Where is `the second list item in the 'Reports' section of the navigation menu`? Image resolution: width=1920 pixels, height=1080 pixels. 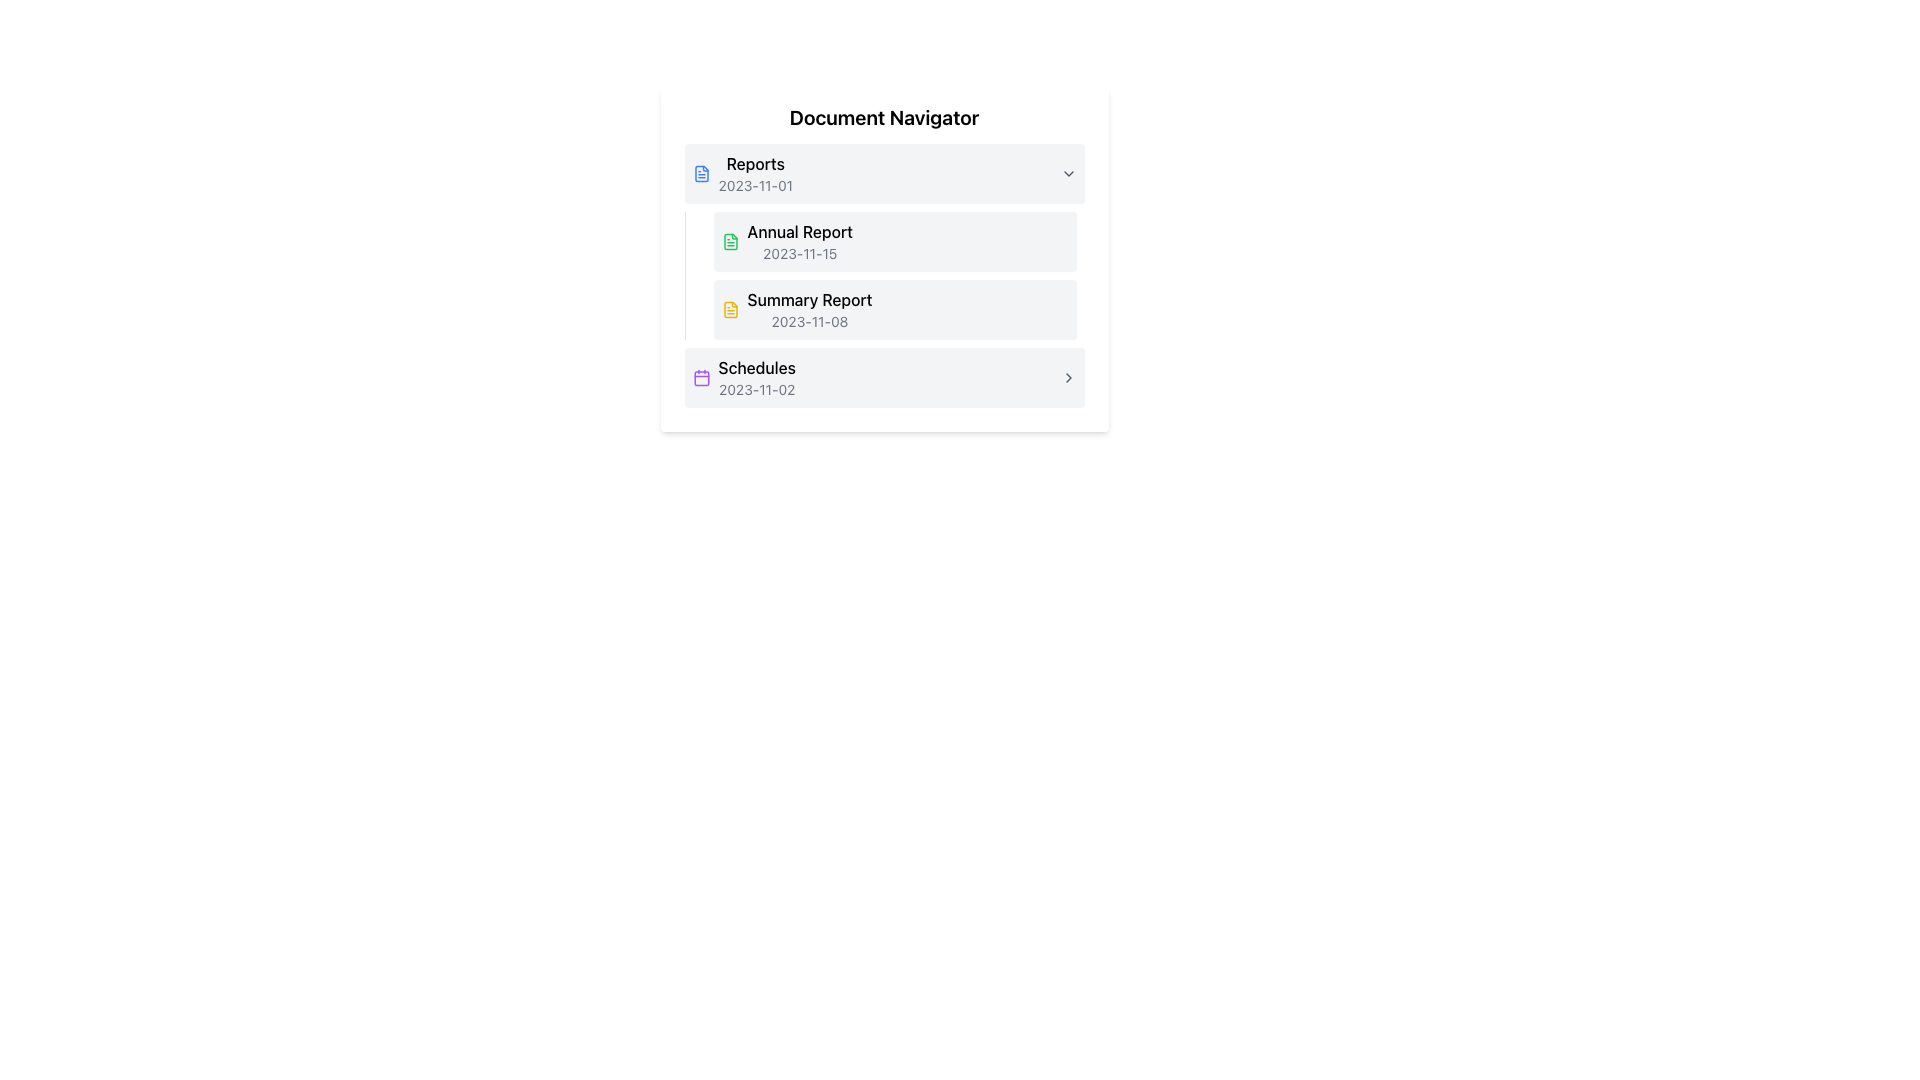
the second list item in the 'Reports' section of the navigation menu is located at coordinates (893, 309).